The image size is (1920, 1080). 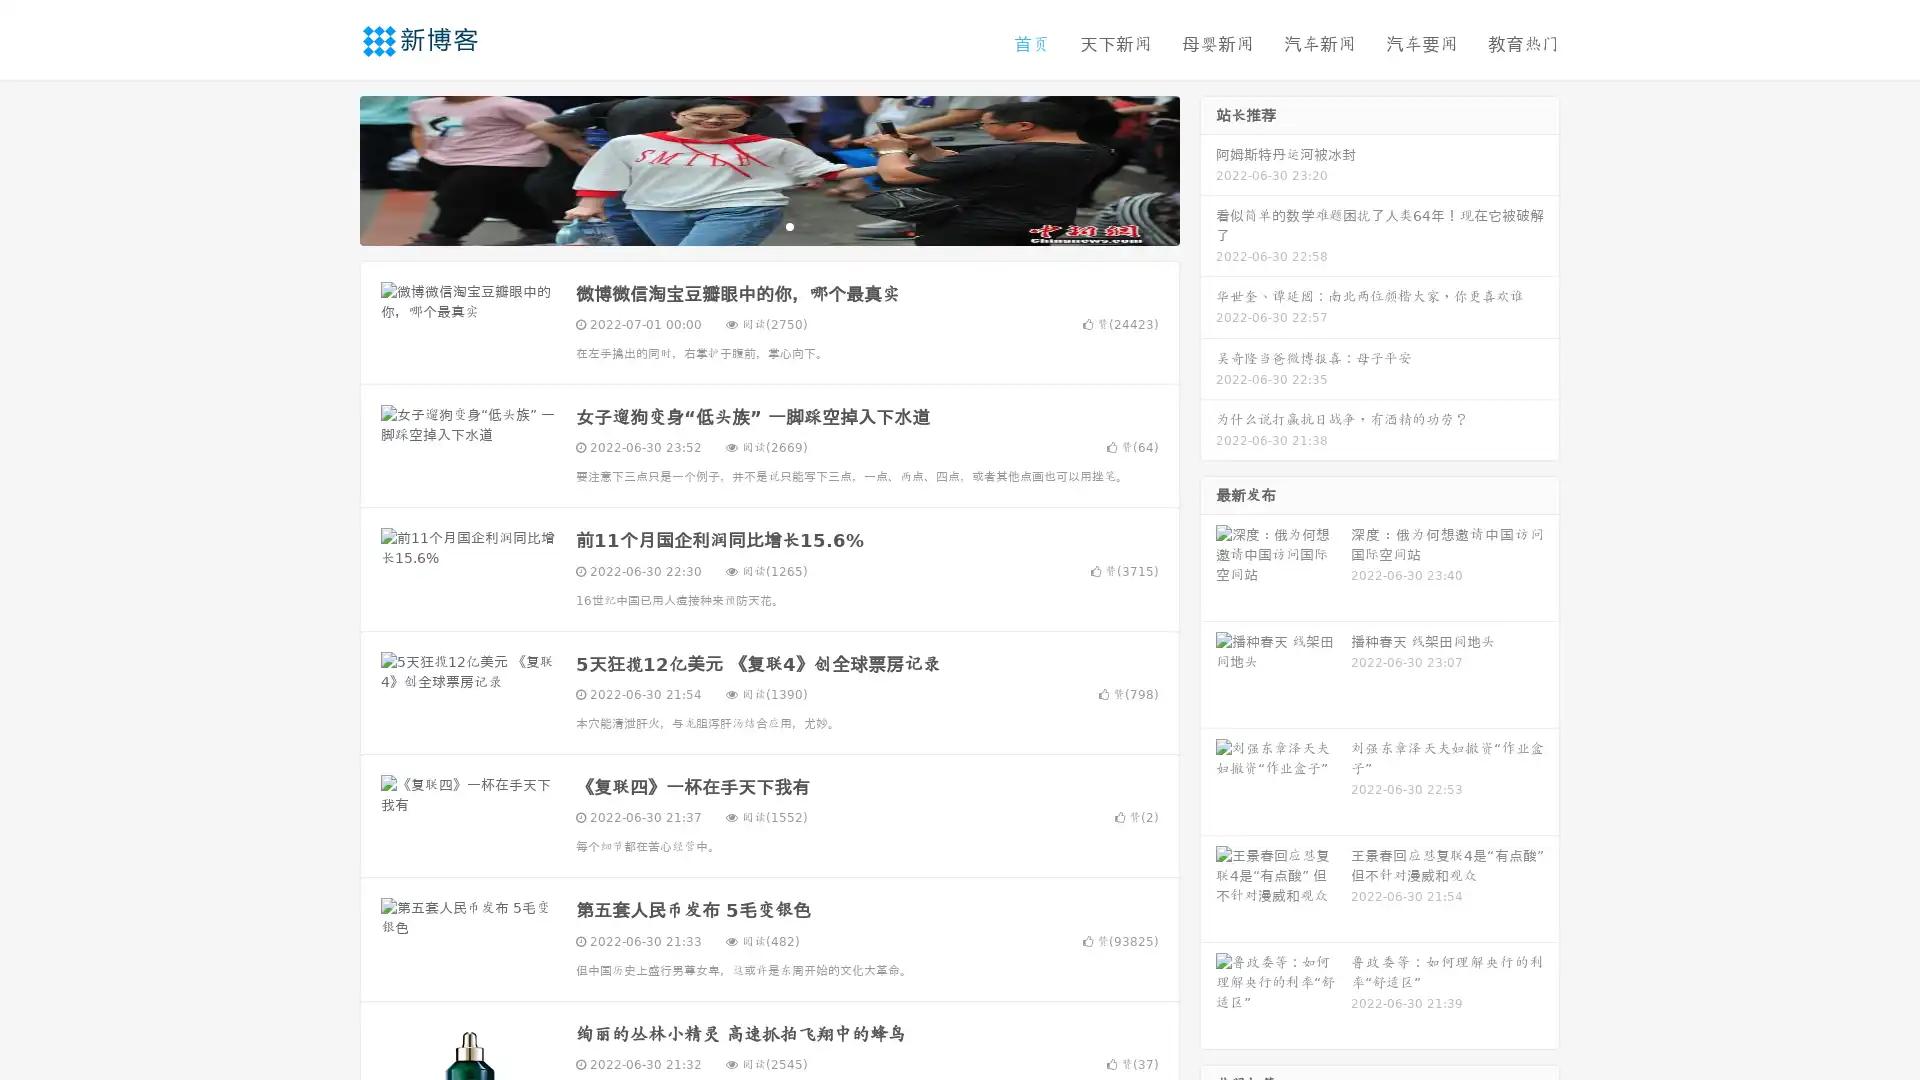 I want to click on Go to slide 2, so click(x=768, y=225).